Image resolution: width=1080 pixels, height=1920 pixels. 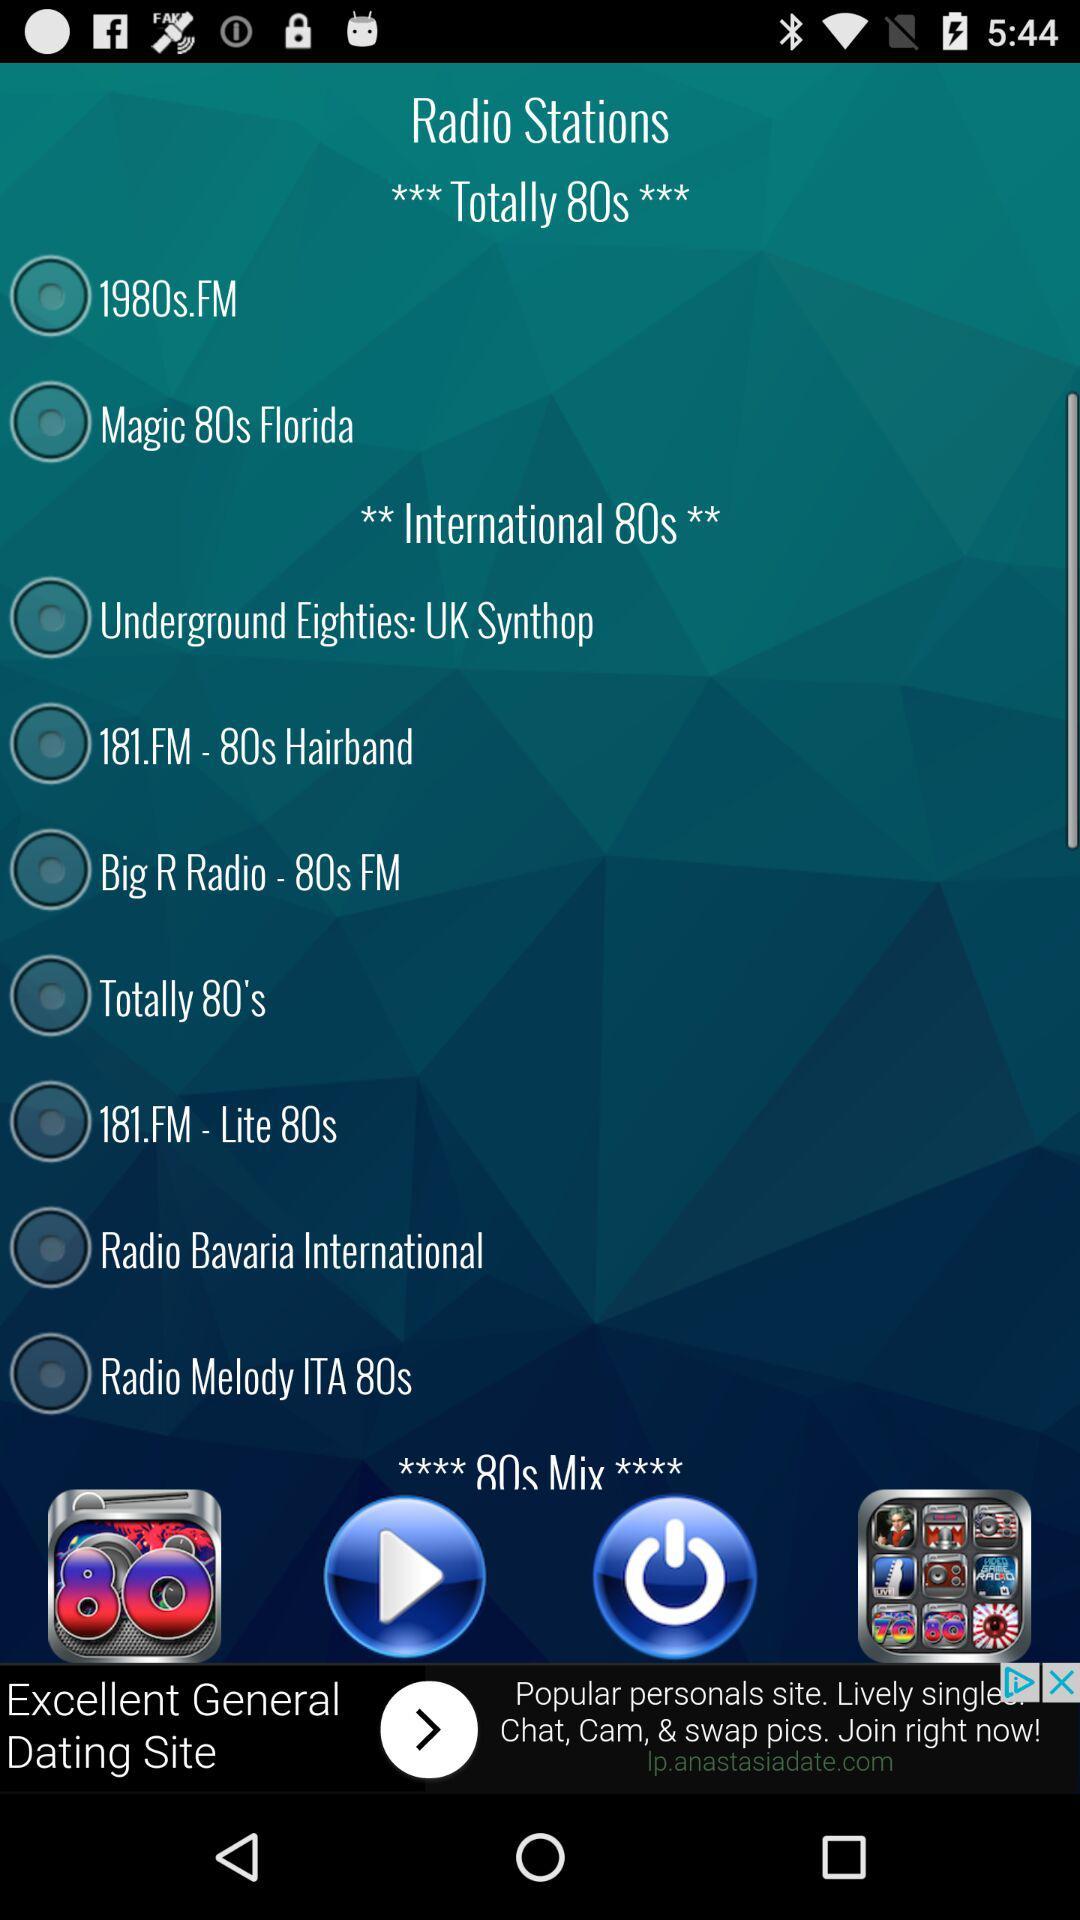 I want to click on link to 80, so click(x=135, y=1575).